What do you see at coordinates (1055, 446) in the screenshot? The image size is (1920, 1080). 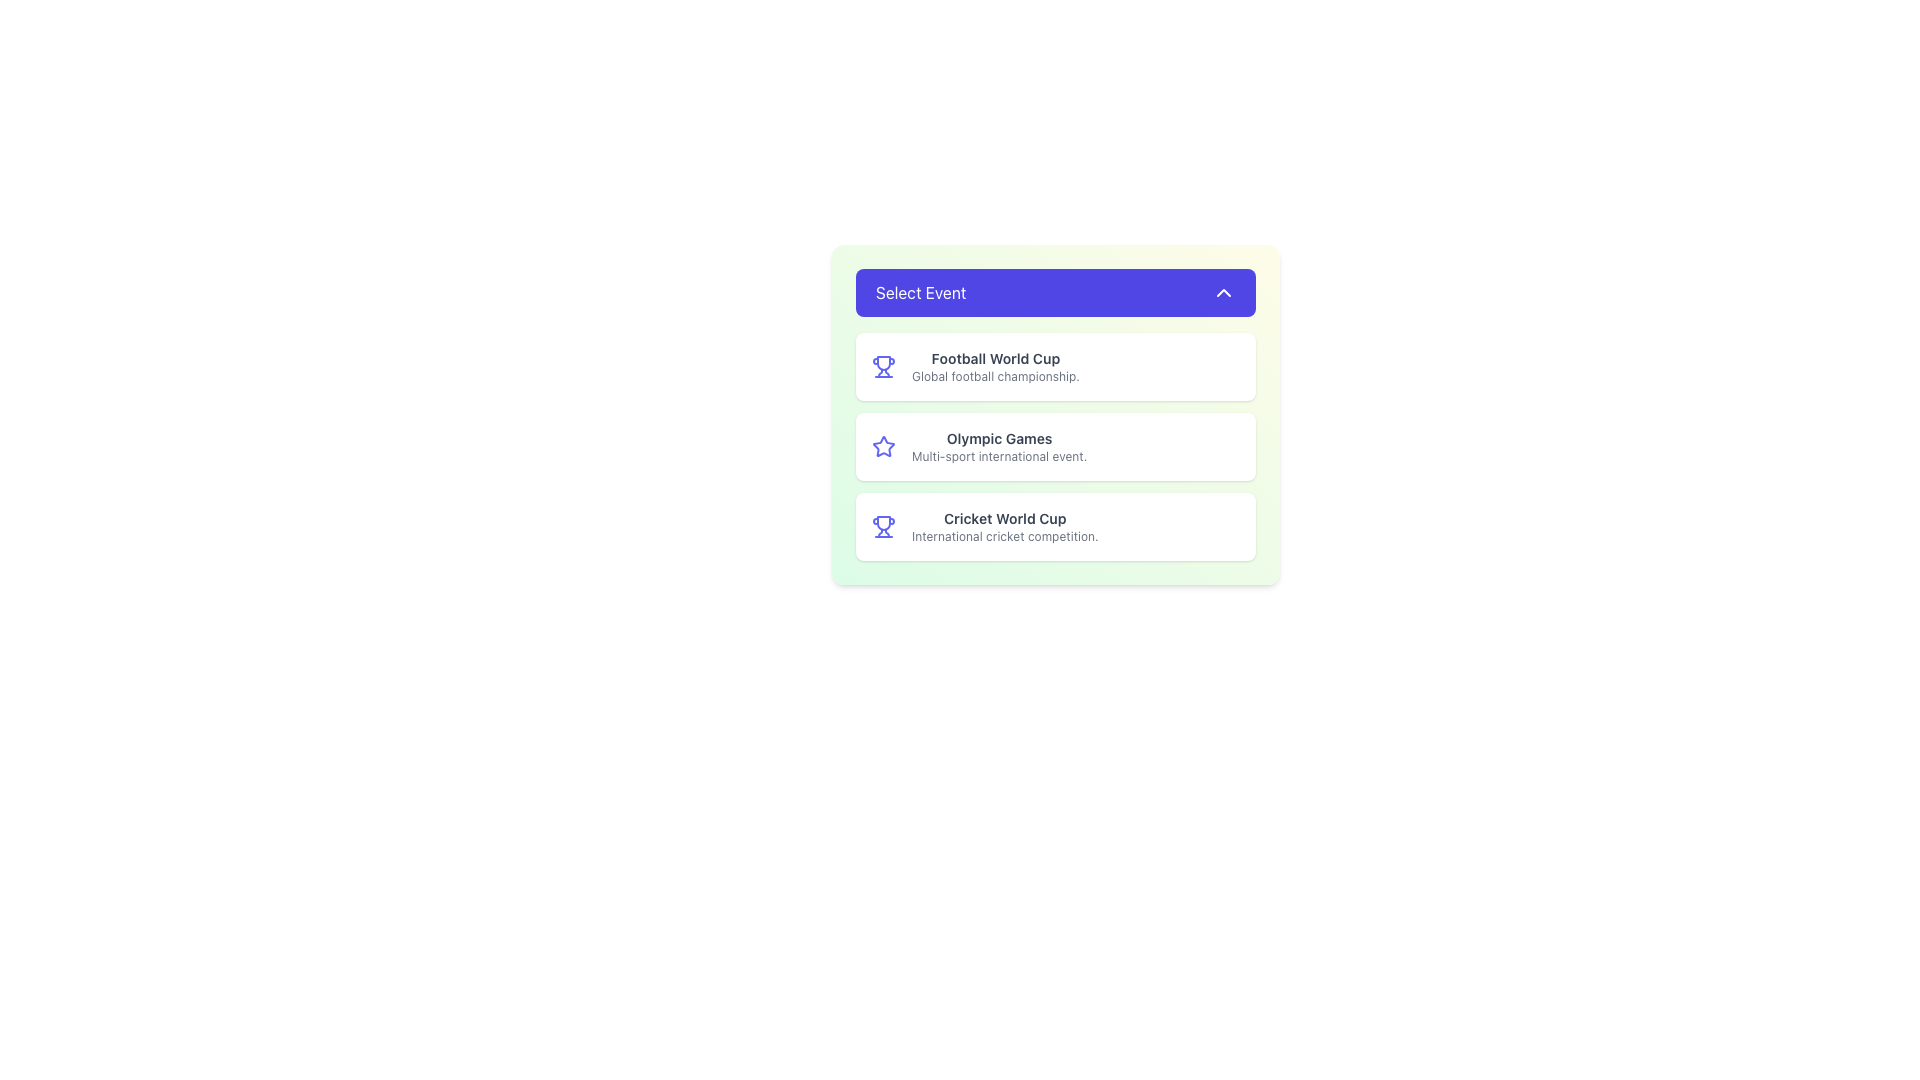 I see `the 'Olympic Games' informational card, which features bold gray text and a description below it, located as the second item in the 'Select Event' list` at bounding box center [1055, 446].